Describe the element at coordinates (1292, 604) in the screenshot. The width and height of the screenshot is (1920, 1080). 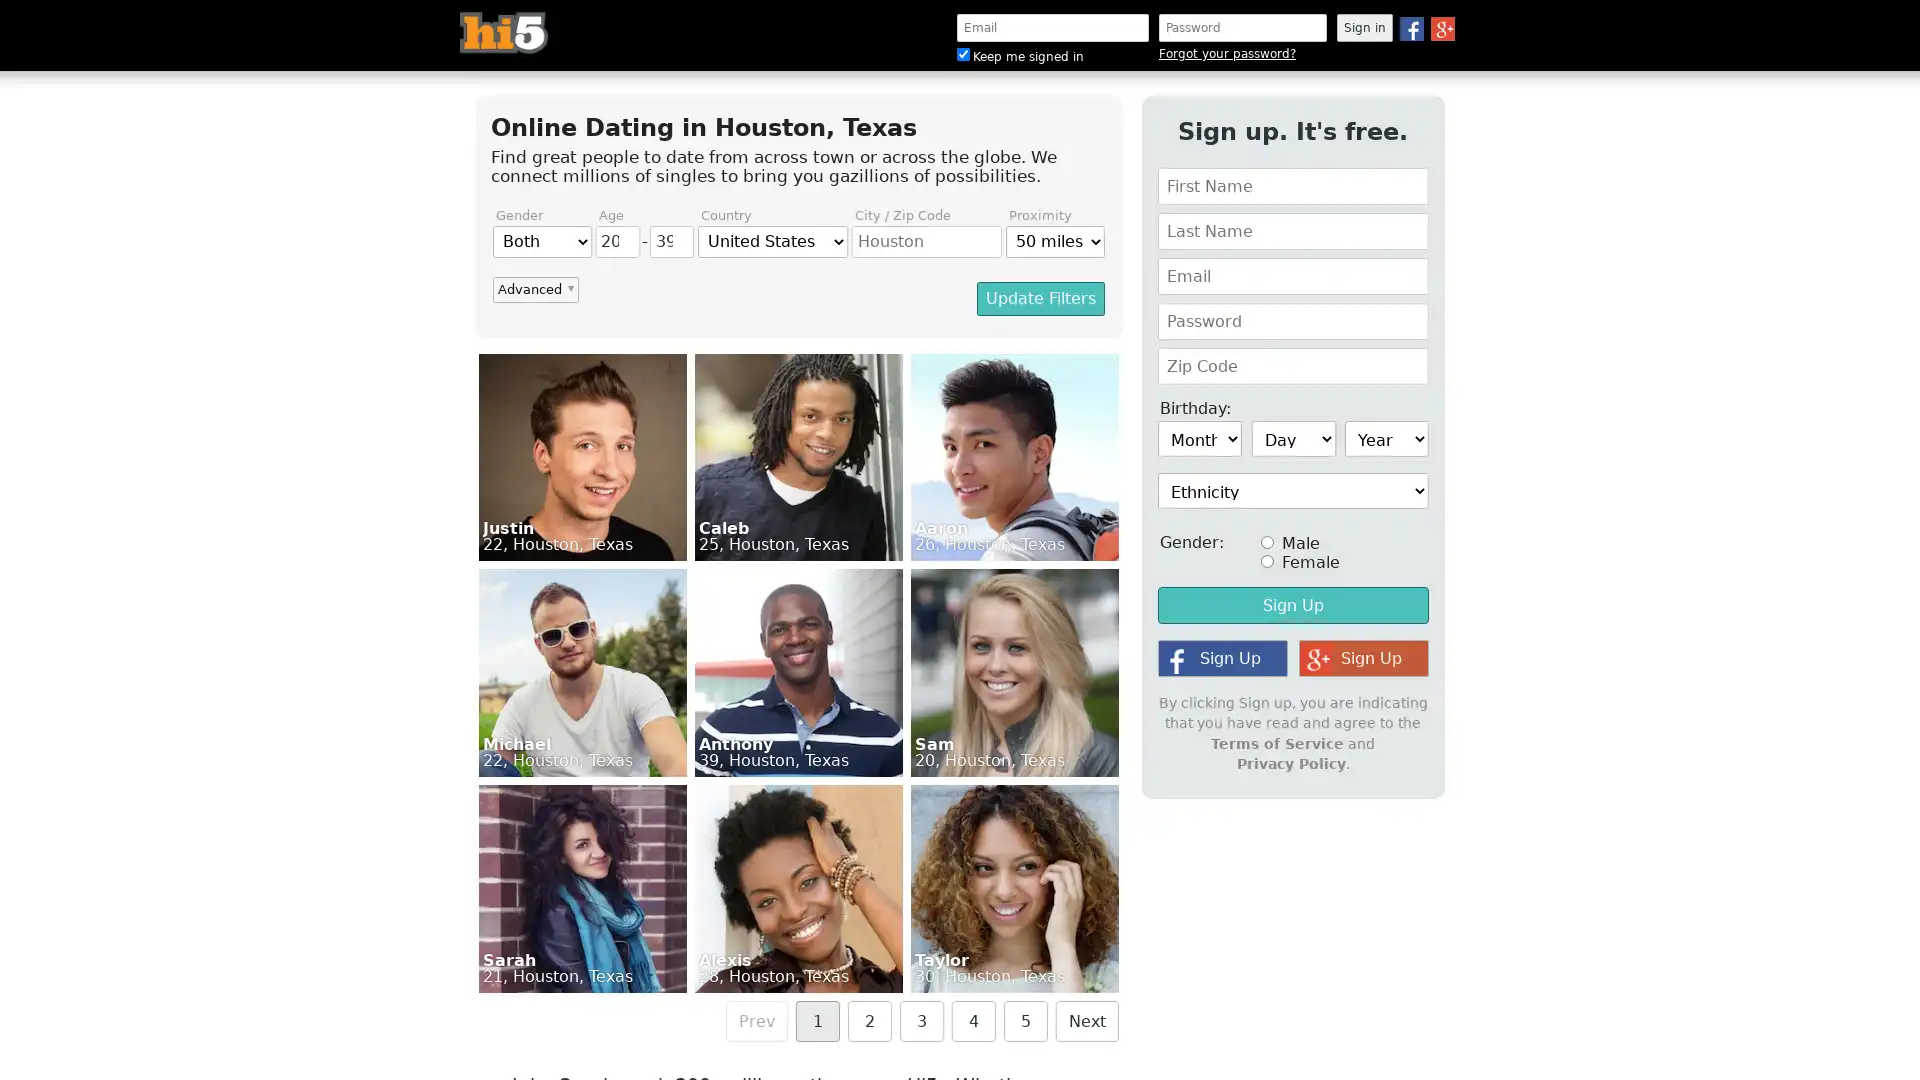
I see `Sign Up` at that location.